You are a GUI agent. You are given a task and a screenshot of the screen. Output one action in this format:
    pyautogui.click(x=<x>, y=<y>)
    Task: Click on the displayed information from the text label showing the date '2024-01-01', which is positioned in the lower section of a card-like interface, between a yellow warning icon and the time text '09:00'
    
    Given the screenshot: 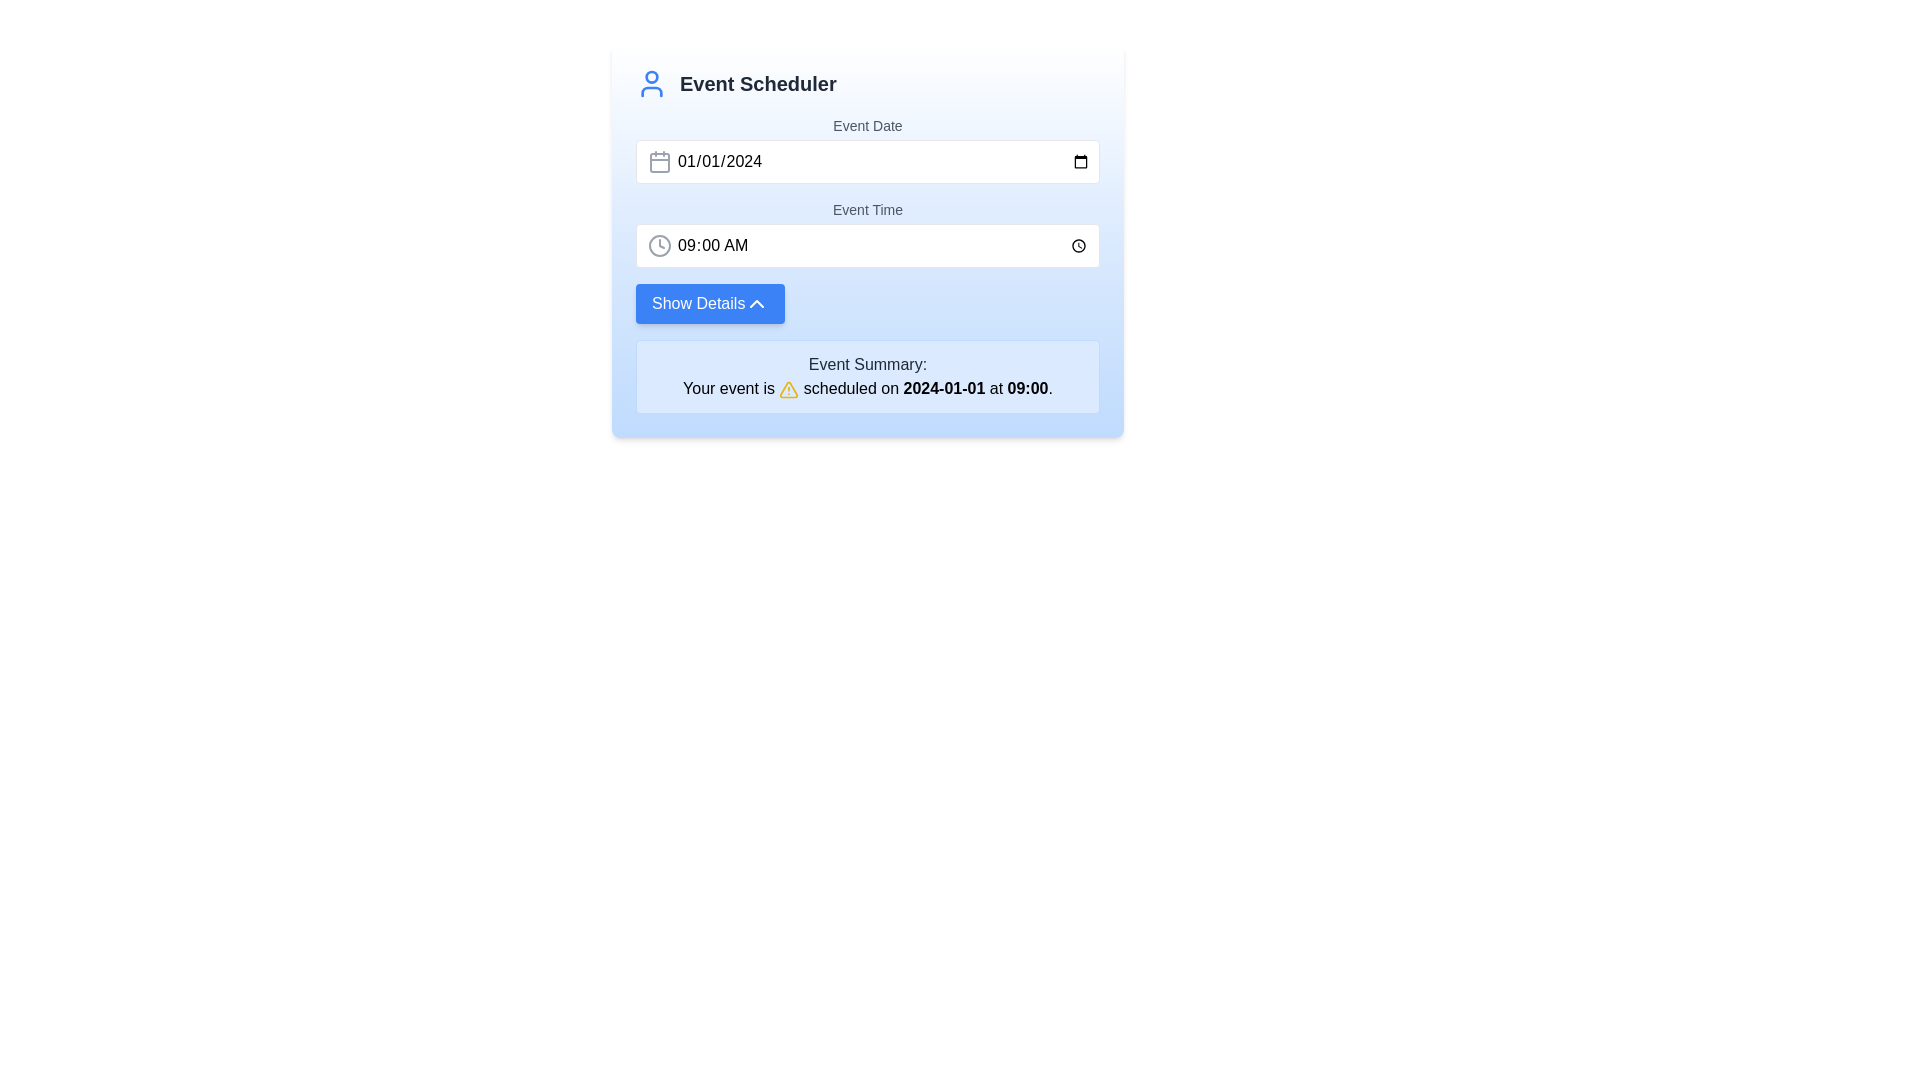 What is the action you would take?
    pyautogui.click(x=943, y=388)
    